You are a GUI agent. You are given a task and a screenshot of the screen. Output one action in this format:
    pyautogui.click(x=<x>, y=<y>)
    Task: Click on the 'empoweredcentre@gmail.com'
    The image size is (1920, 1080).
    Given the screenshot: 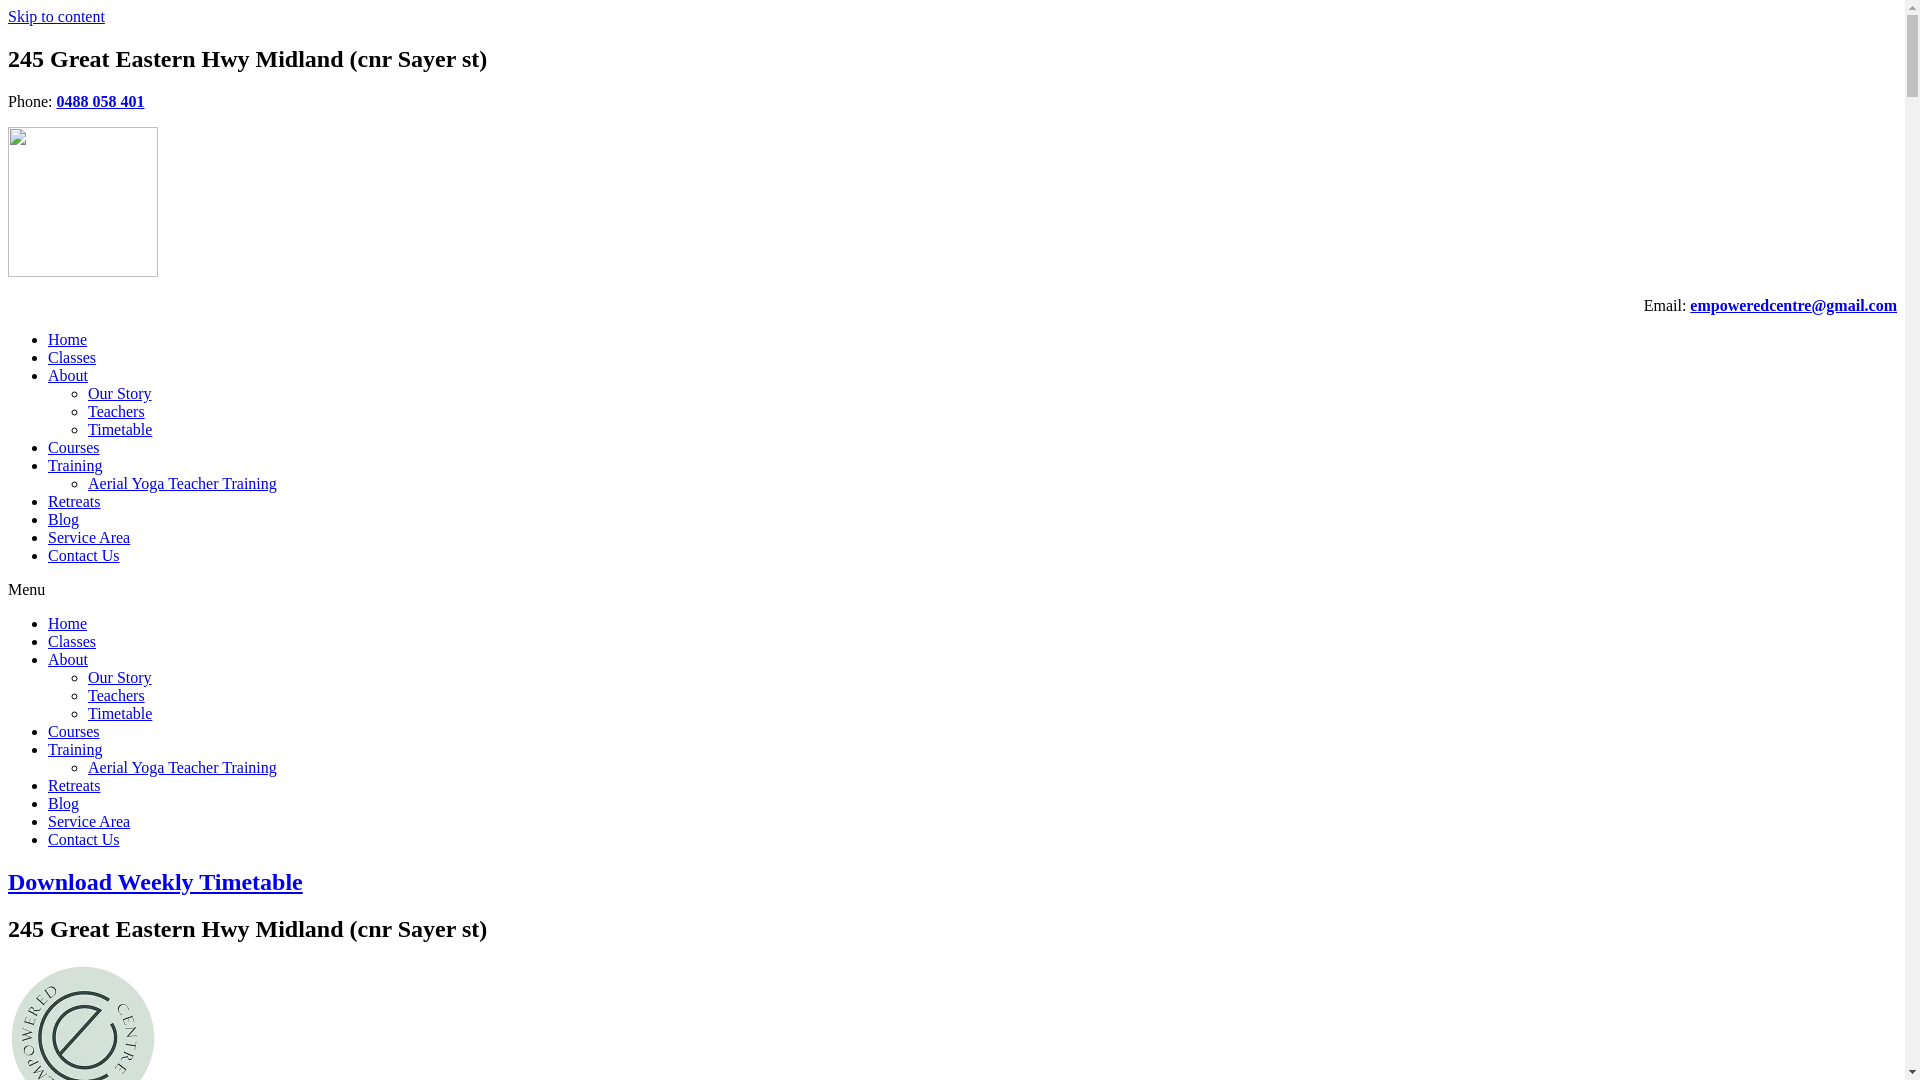 What is the action you would take?
    pyautogui.click(x=1793, y=305)
    